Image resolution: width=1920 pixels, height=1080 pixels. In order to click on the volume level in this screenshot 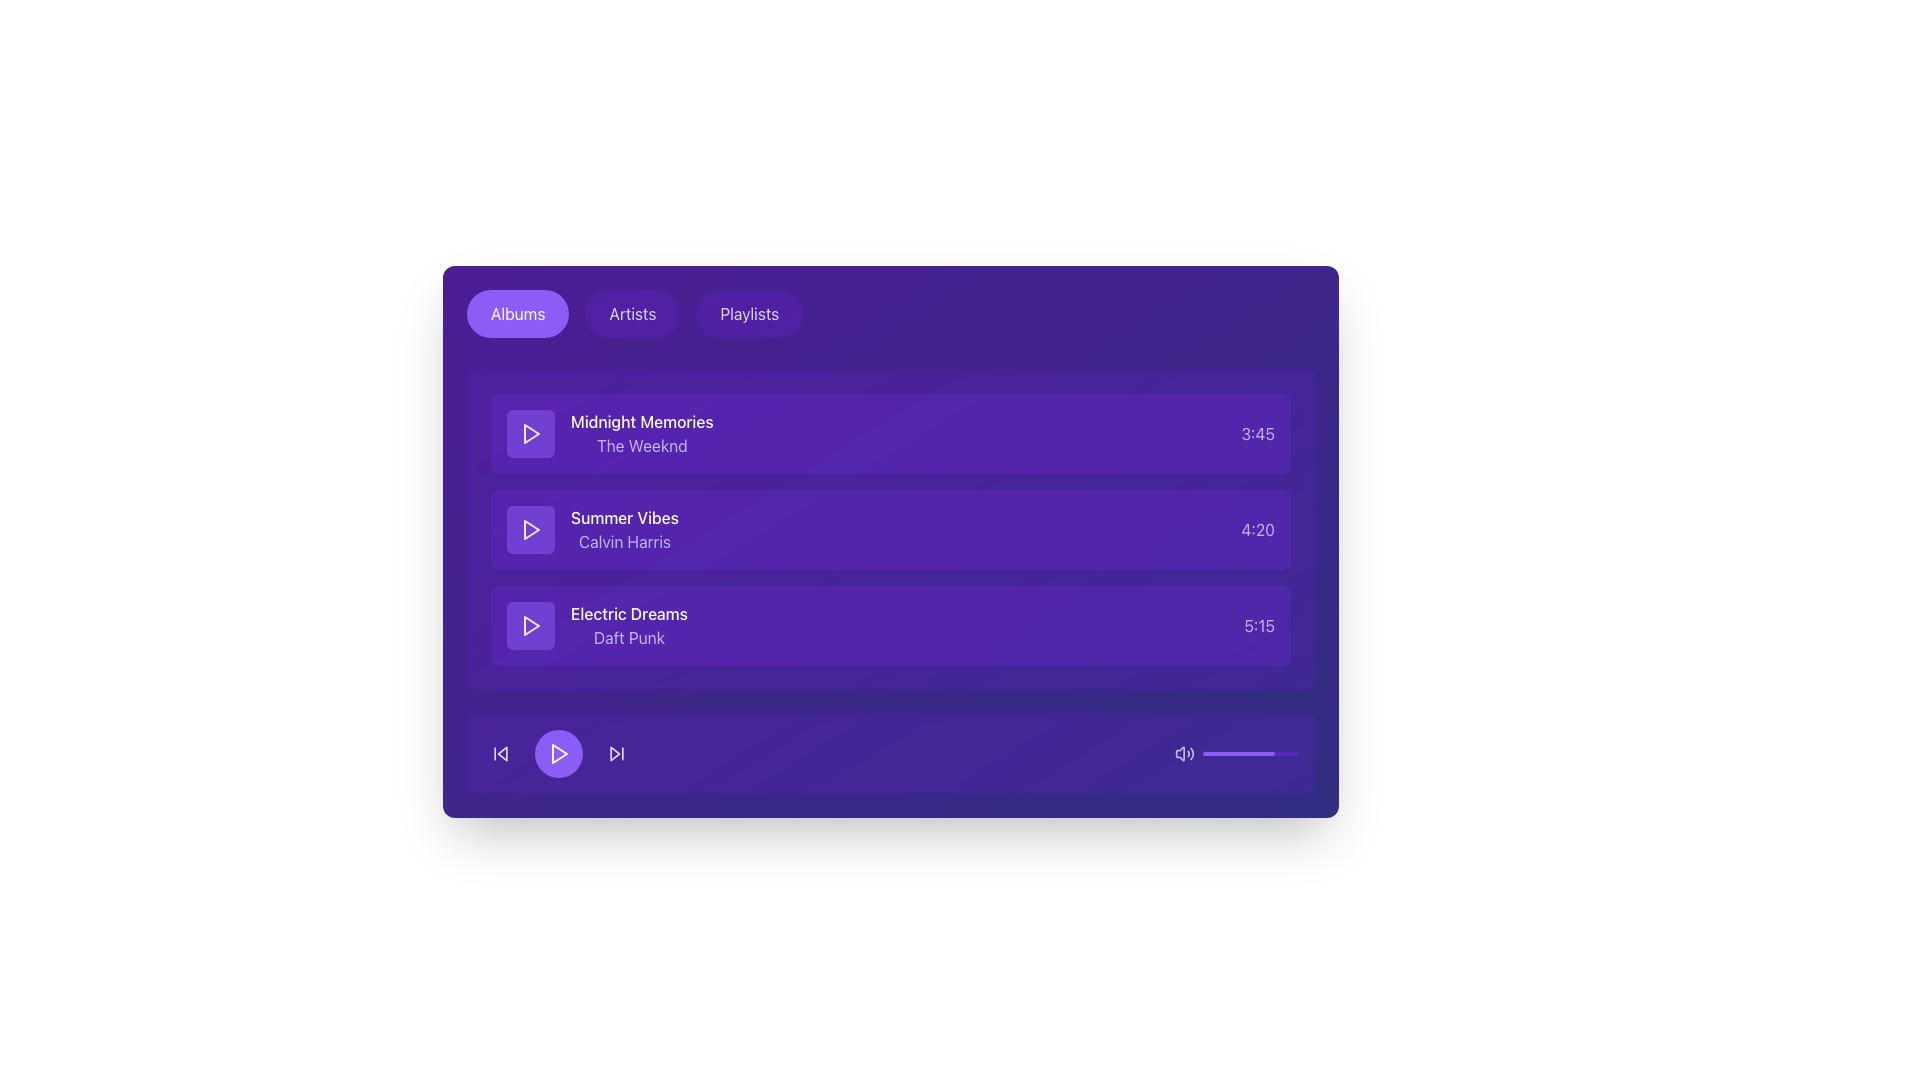, I will do `click(1239, 753)`.